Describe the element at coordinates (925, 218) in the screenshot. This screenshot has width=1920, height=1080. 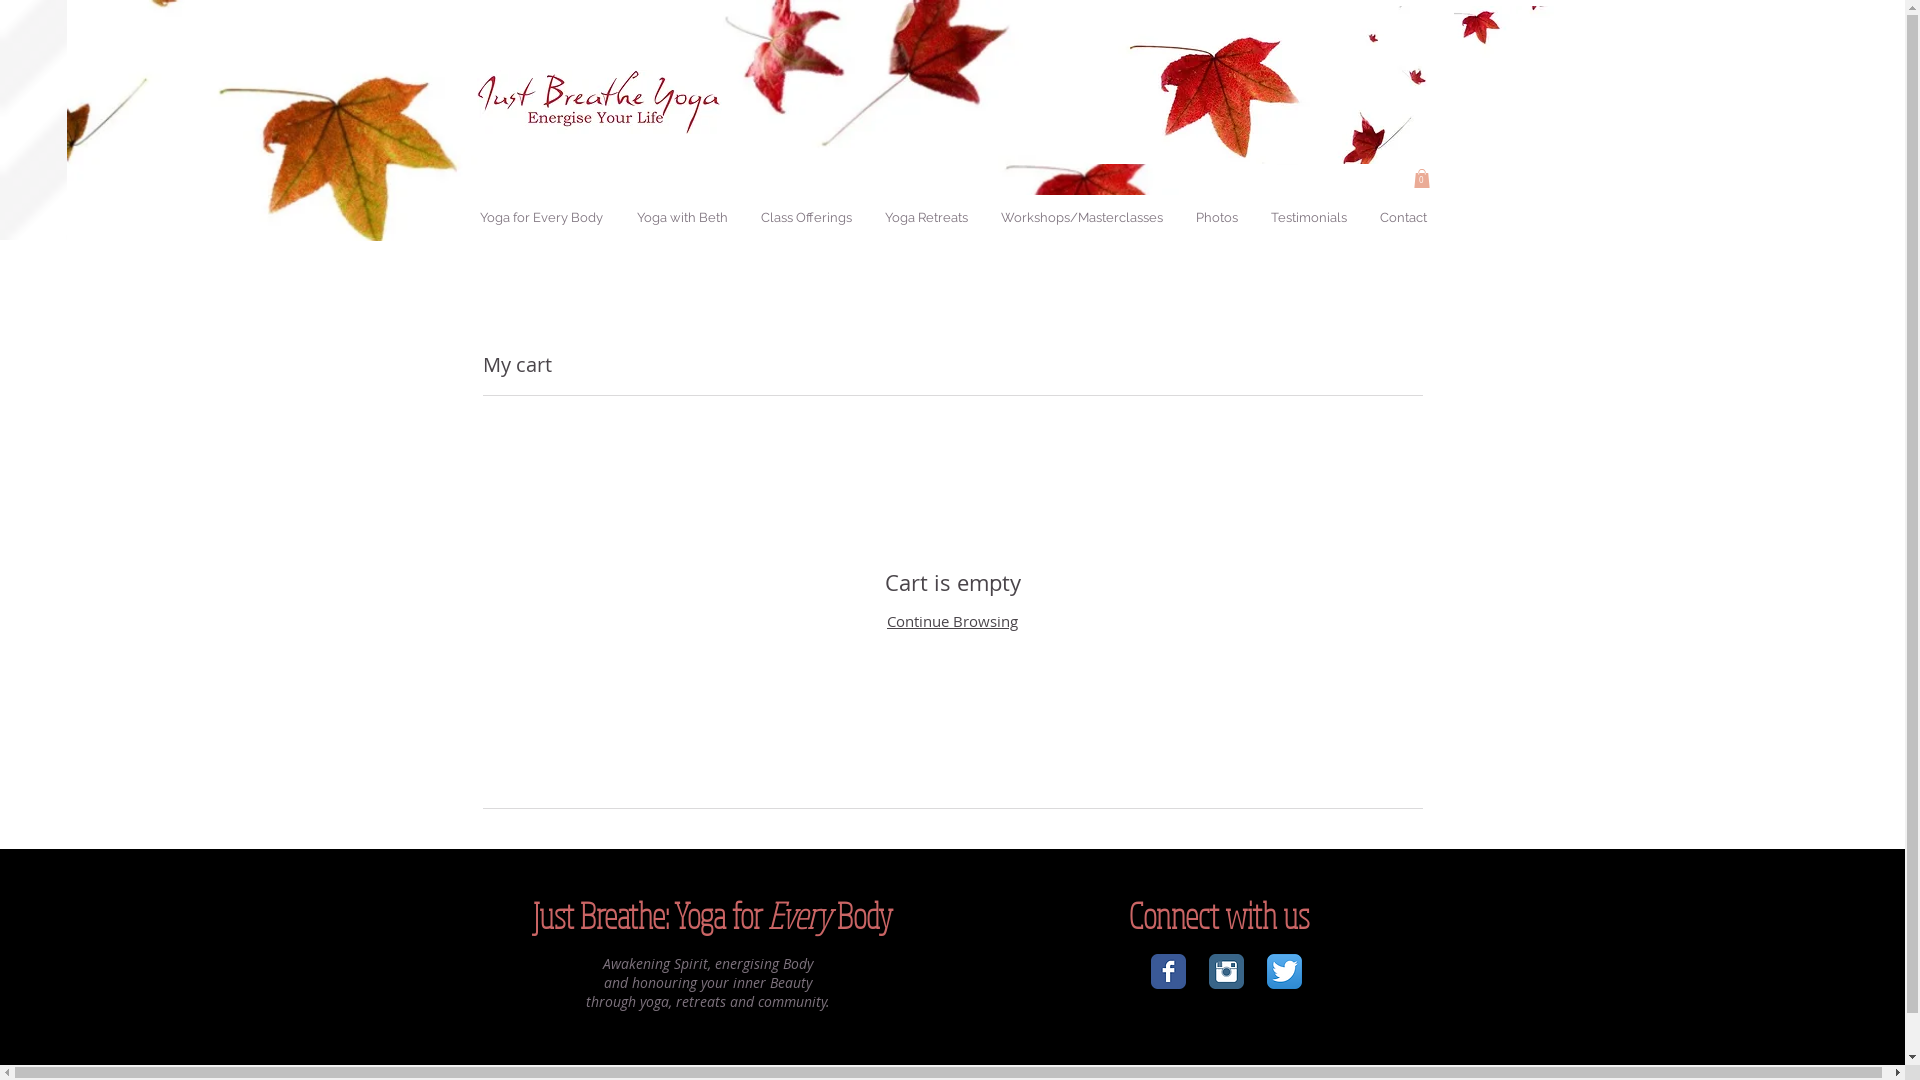
I see `'Yoga Retreats'` at that location.